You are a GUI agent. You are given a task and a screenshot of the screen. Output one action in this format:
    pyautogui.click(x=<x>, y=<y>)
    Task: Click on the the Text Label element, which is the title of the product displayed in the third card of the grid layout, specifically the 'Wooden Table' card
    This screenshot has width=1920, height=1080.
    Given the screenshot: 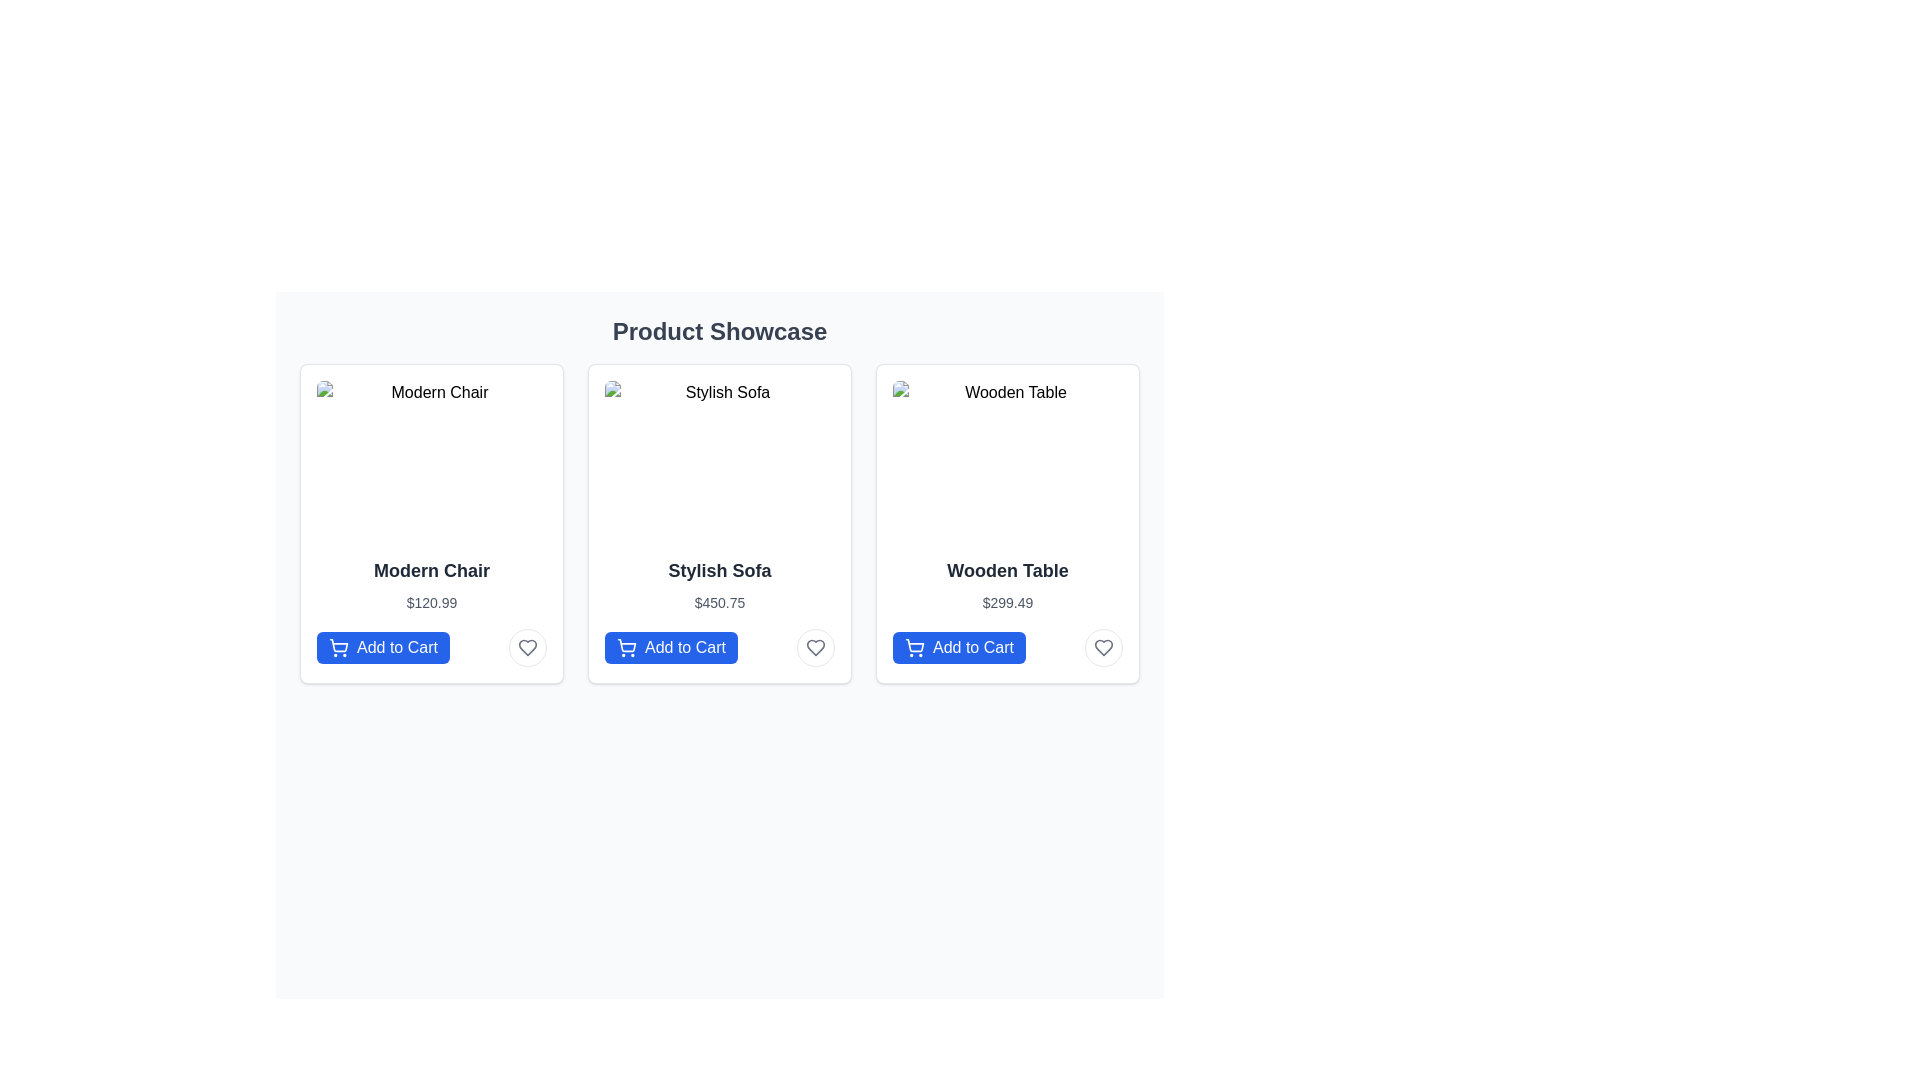 What is the action you would take?
    pyautogui.click(x=1008, y=570)
    